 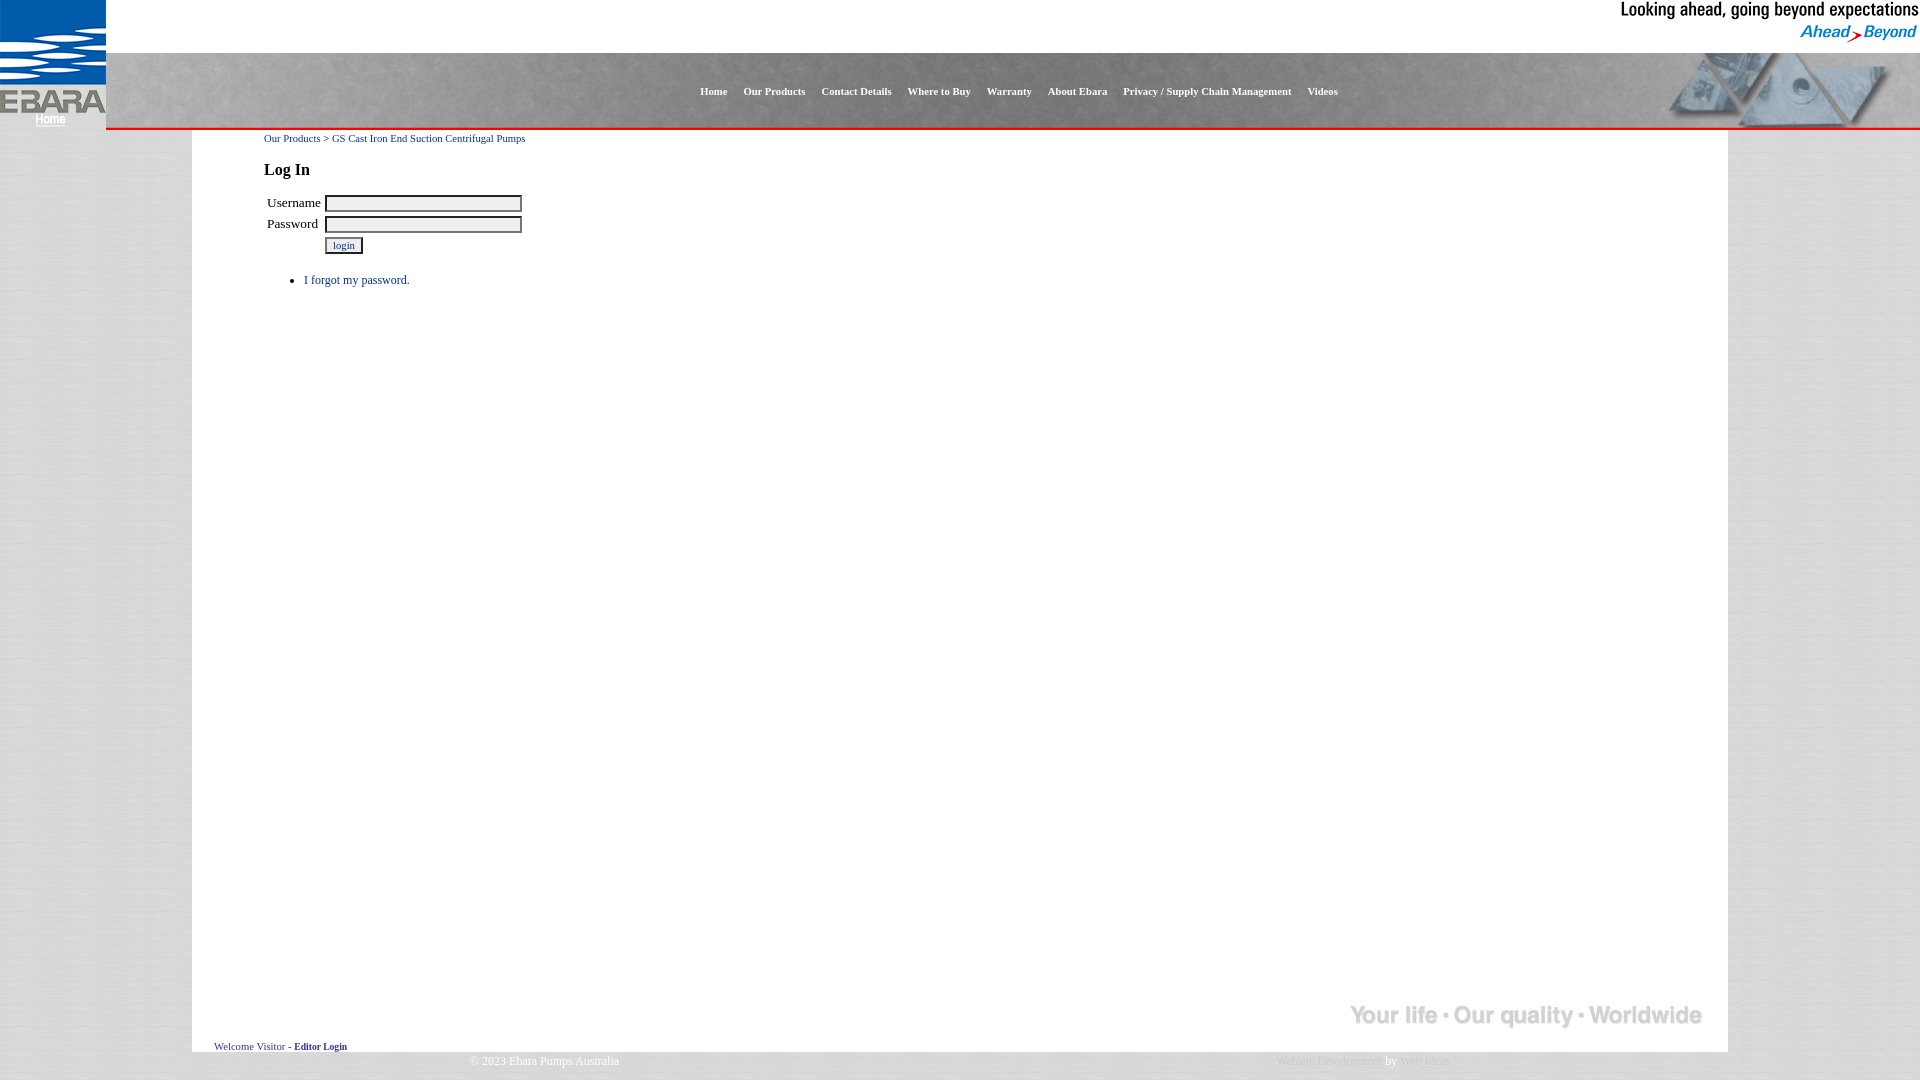 I want to click on 'Privacy / Supply Chain Management', so click(x=1113, y=91).